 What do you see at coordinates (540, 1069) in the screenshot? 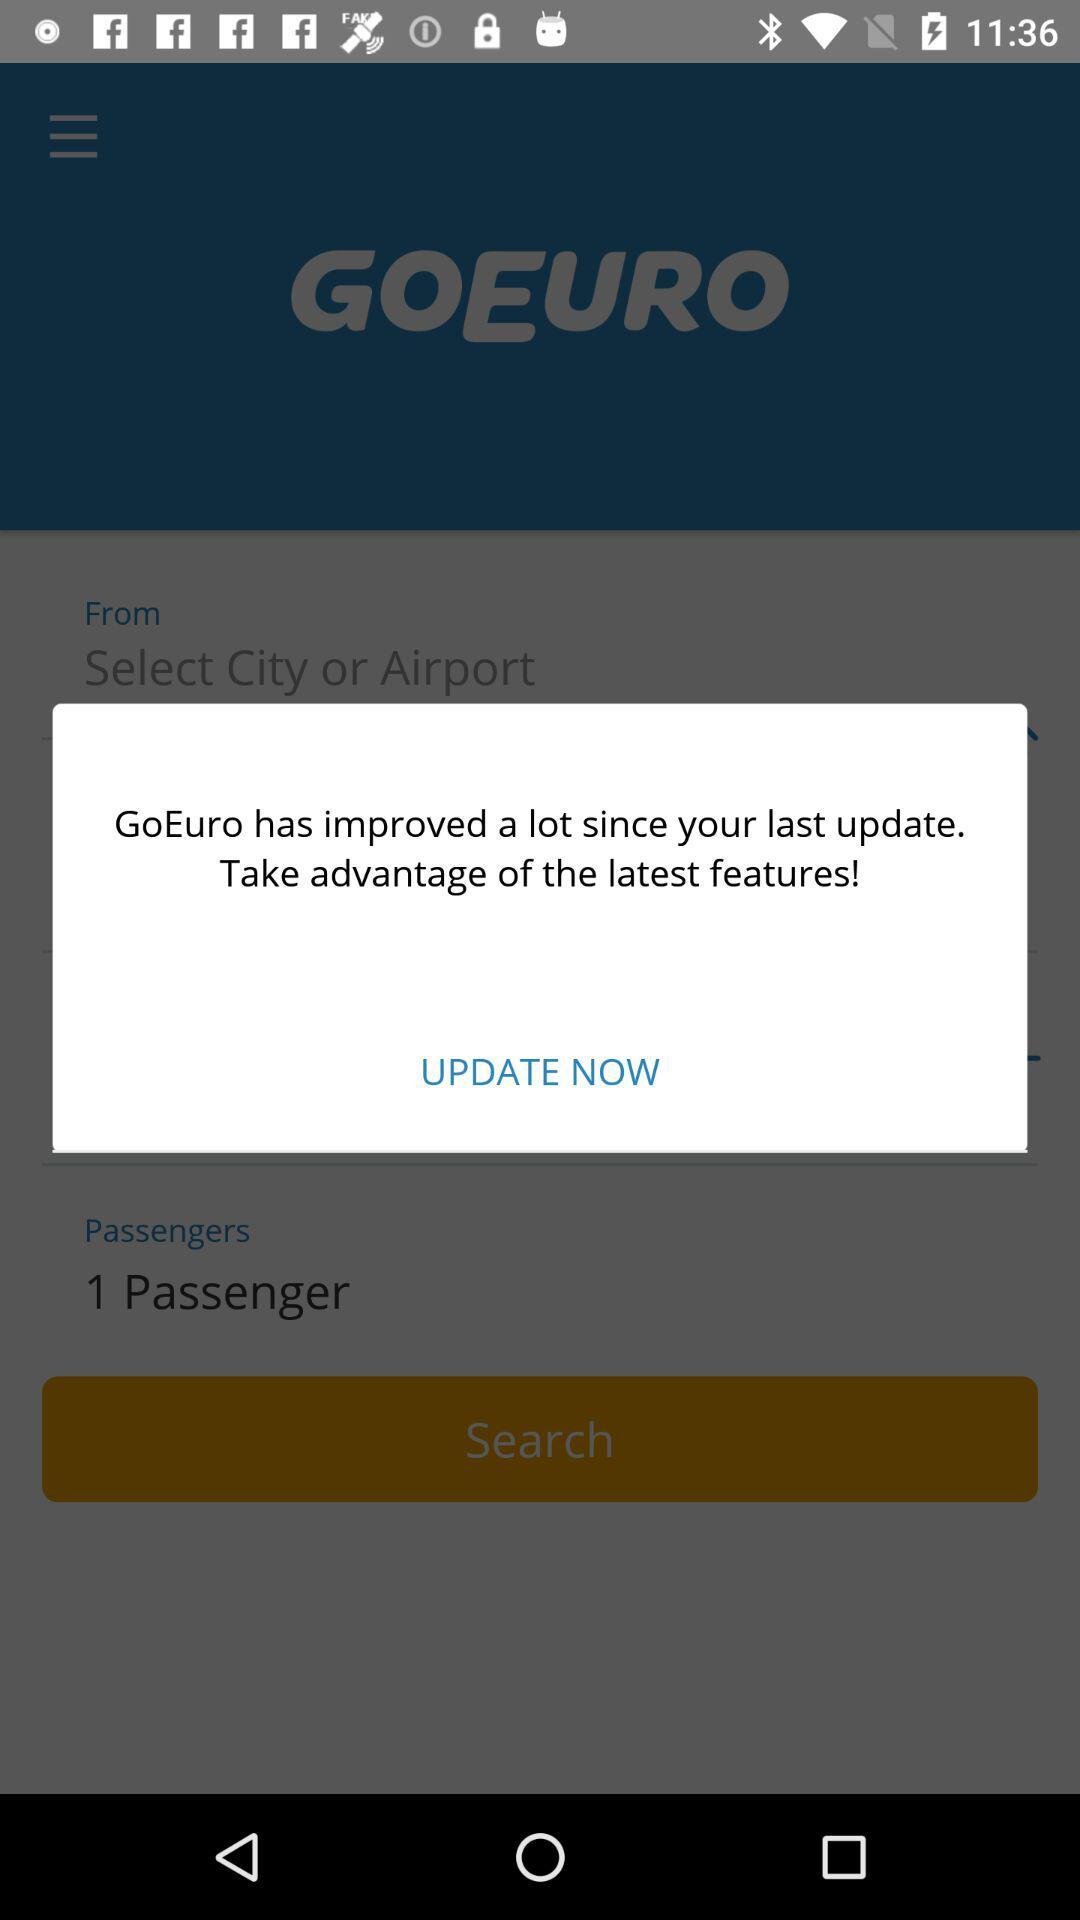
I see `the update now icon` at bounding box center [540, 1069].